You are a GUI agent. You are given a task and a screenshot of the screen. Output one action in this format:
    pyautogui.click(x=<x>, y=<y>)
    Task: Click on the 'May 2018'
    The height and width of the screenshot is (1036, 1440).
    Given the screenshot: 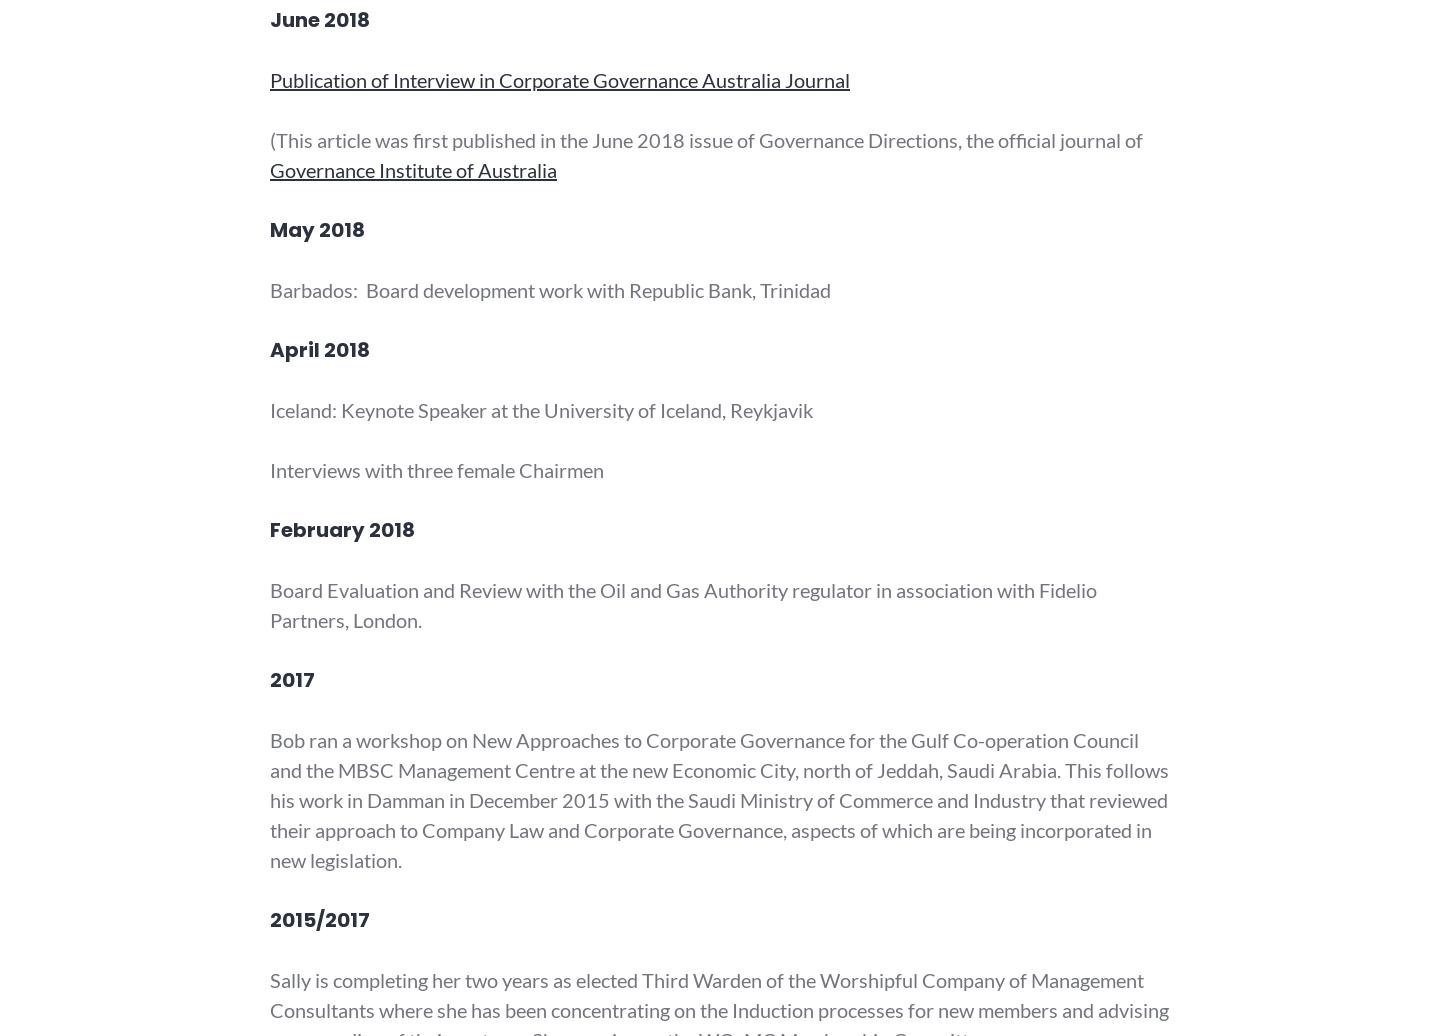 What is the action you would take?
    pyautogui.click(x=317, y=229)
    